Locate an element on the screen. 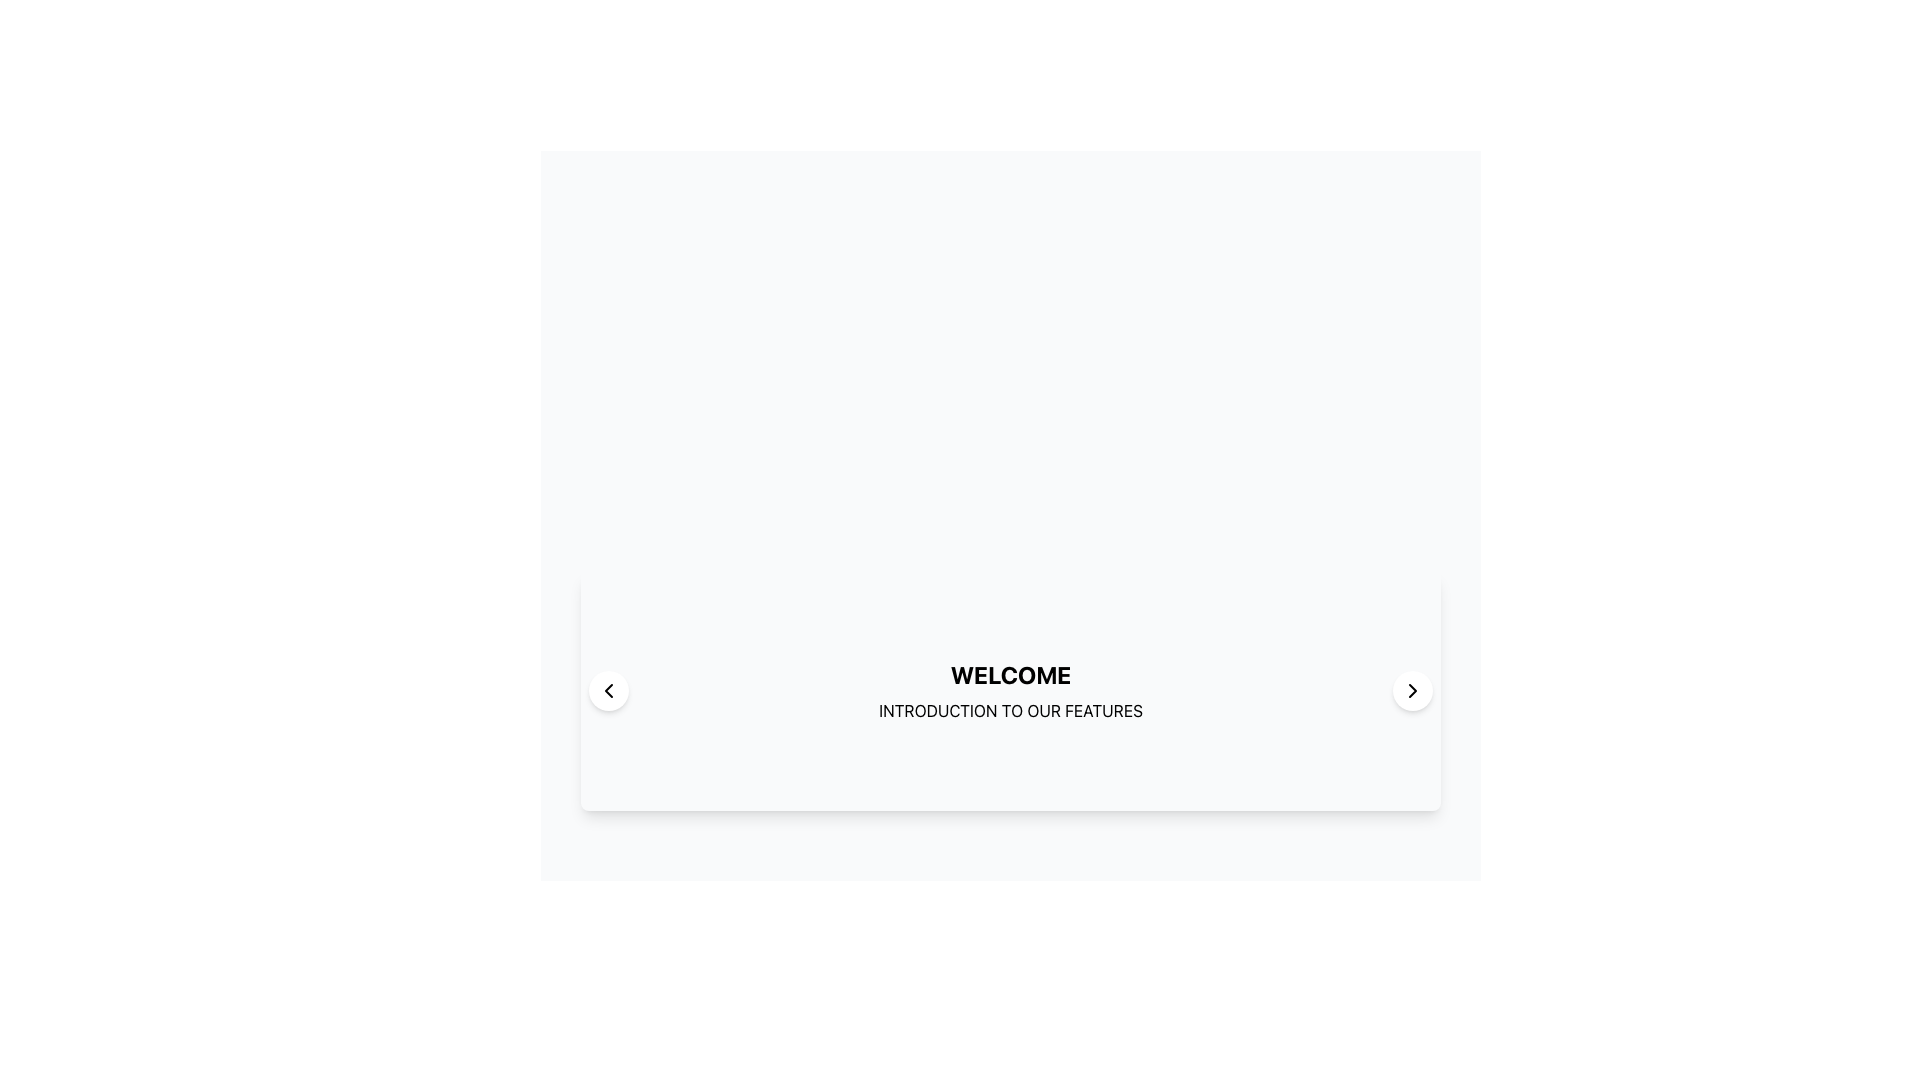  the bold, large-sized text displaying 'Welcome', which is prominently styled in black and positioned above the smaller text 'Introduction to our features' is located at coordinates (1011, 675).